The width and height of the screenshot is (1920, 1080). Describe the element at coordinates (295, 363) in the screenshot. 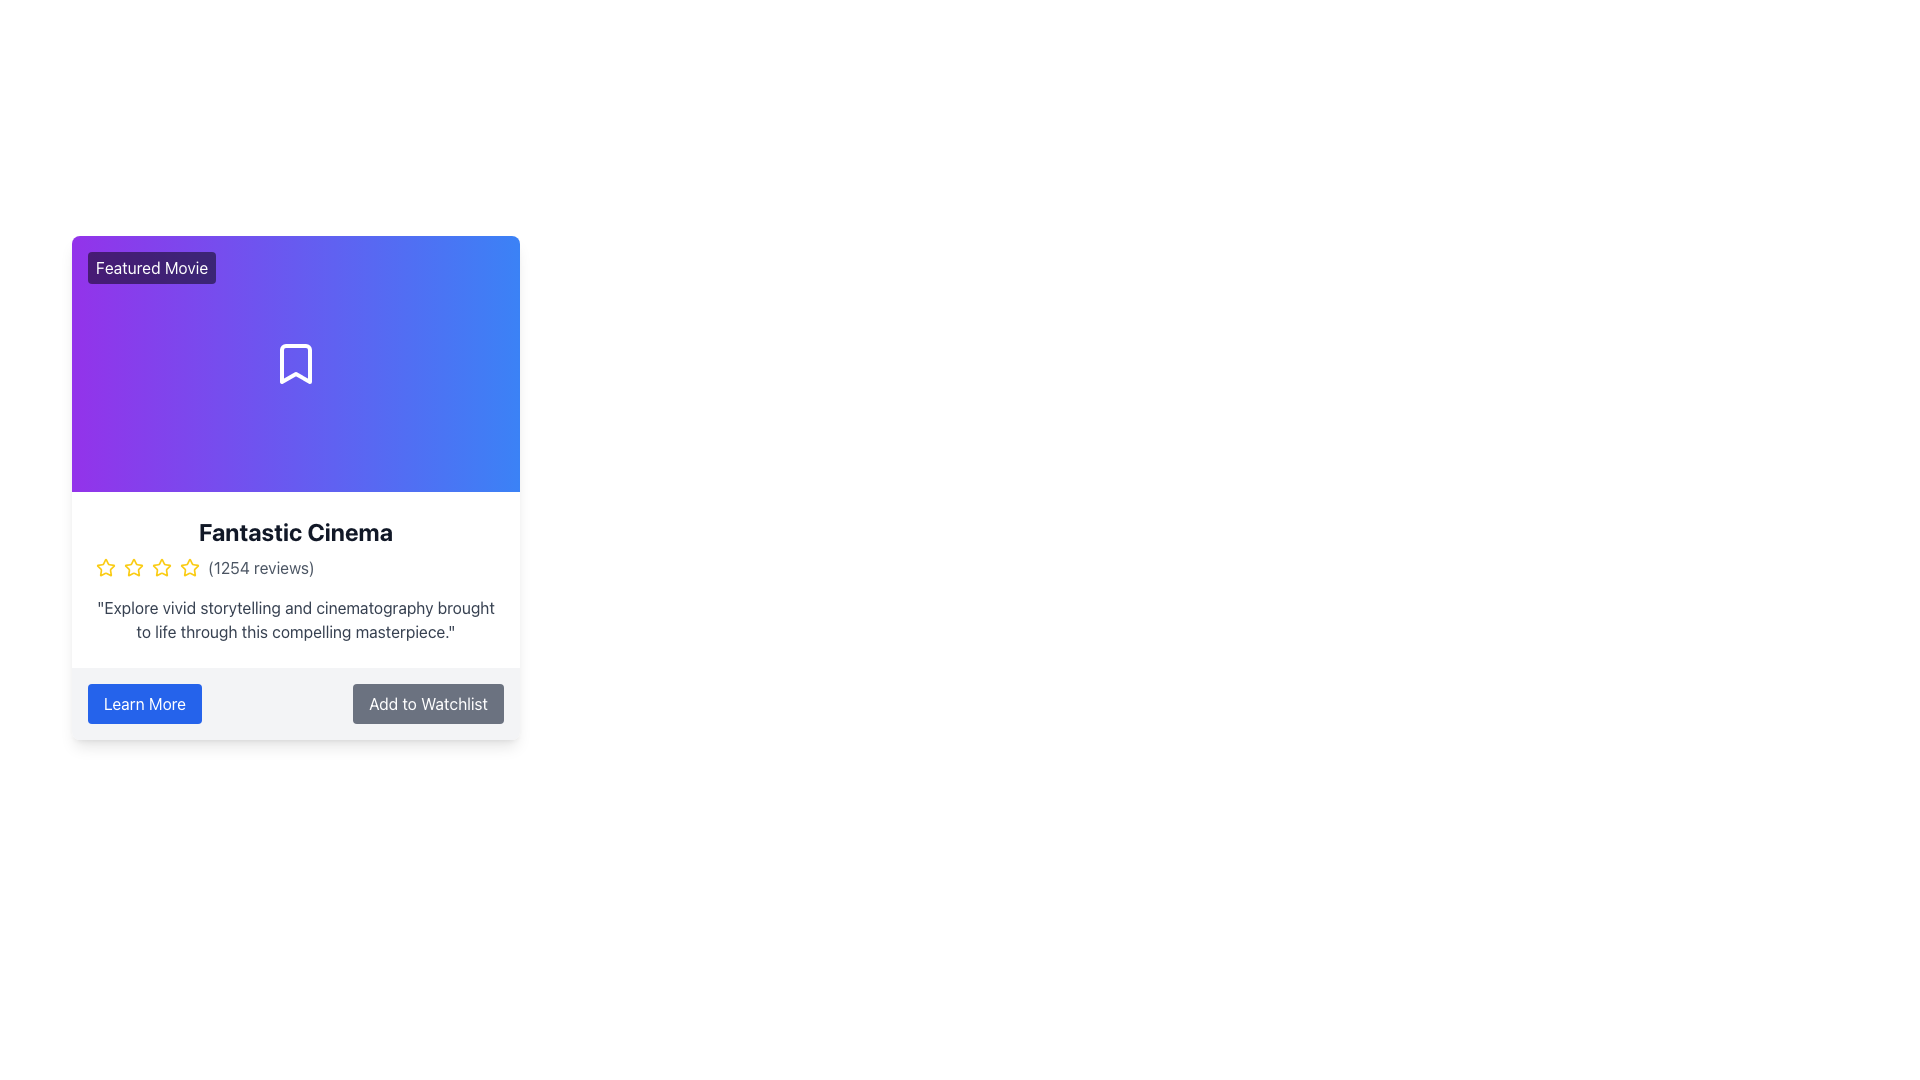

I see `the bookmark icon located in the Banner section above the 'Fantastic Cinema' text to bookmark the featured content` at that location.